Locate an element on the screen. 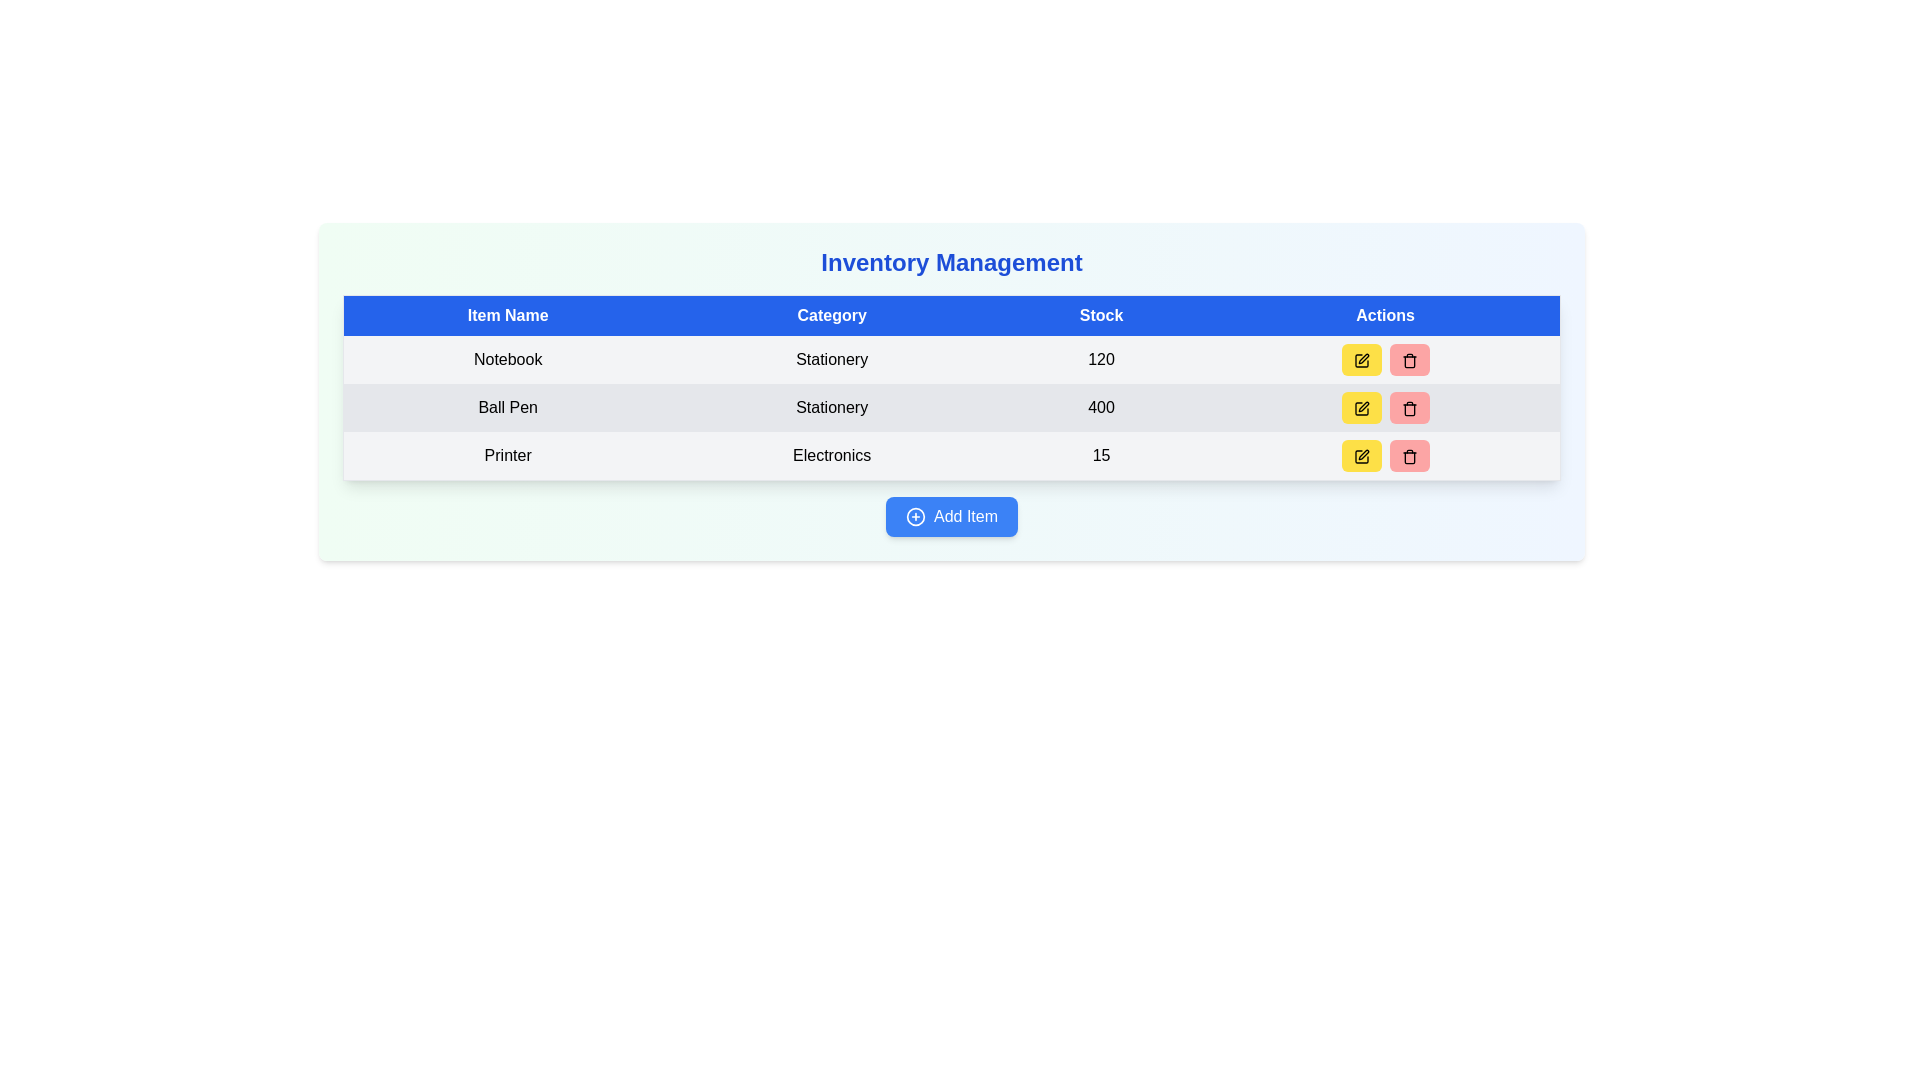 The height and width of the screenshot is (1080, 1920). the edit button for the 'Ball Pen' item in the Inventory Management table to trigger hover effects is located at coordinates (1360, 407).